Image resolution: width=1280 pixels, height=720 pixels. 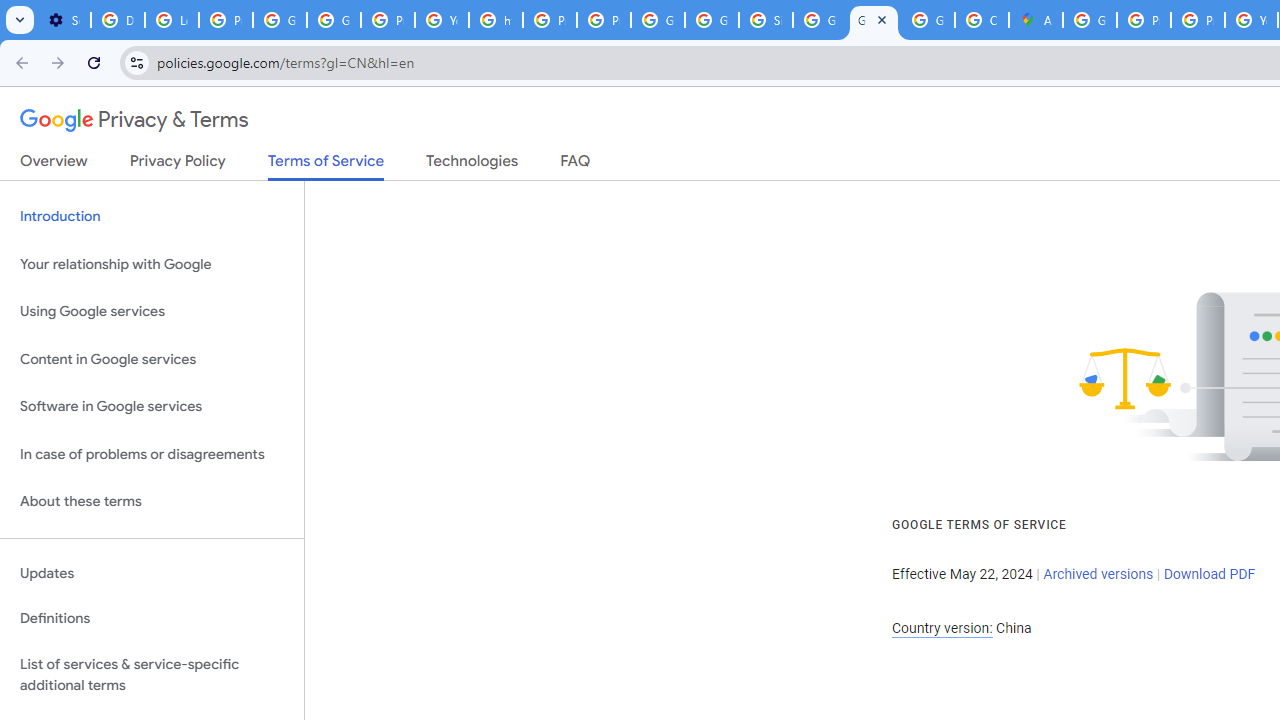 I want to click on 'Sign in - Google Accounts', so click(x=765, y=20).